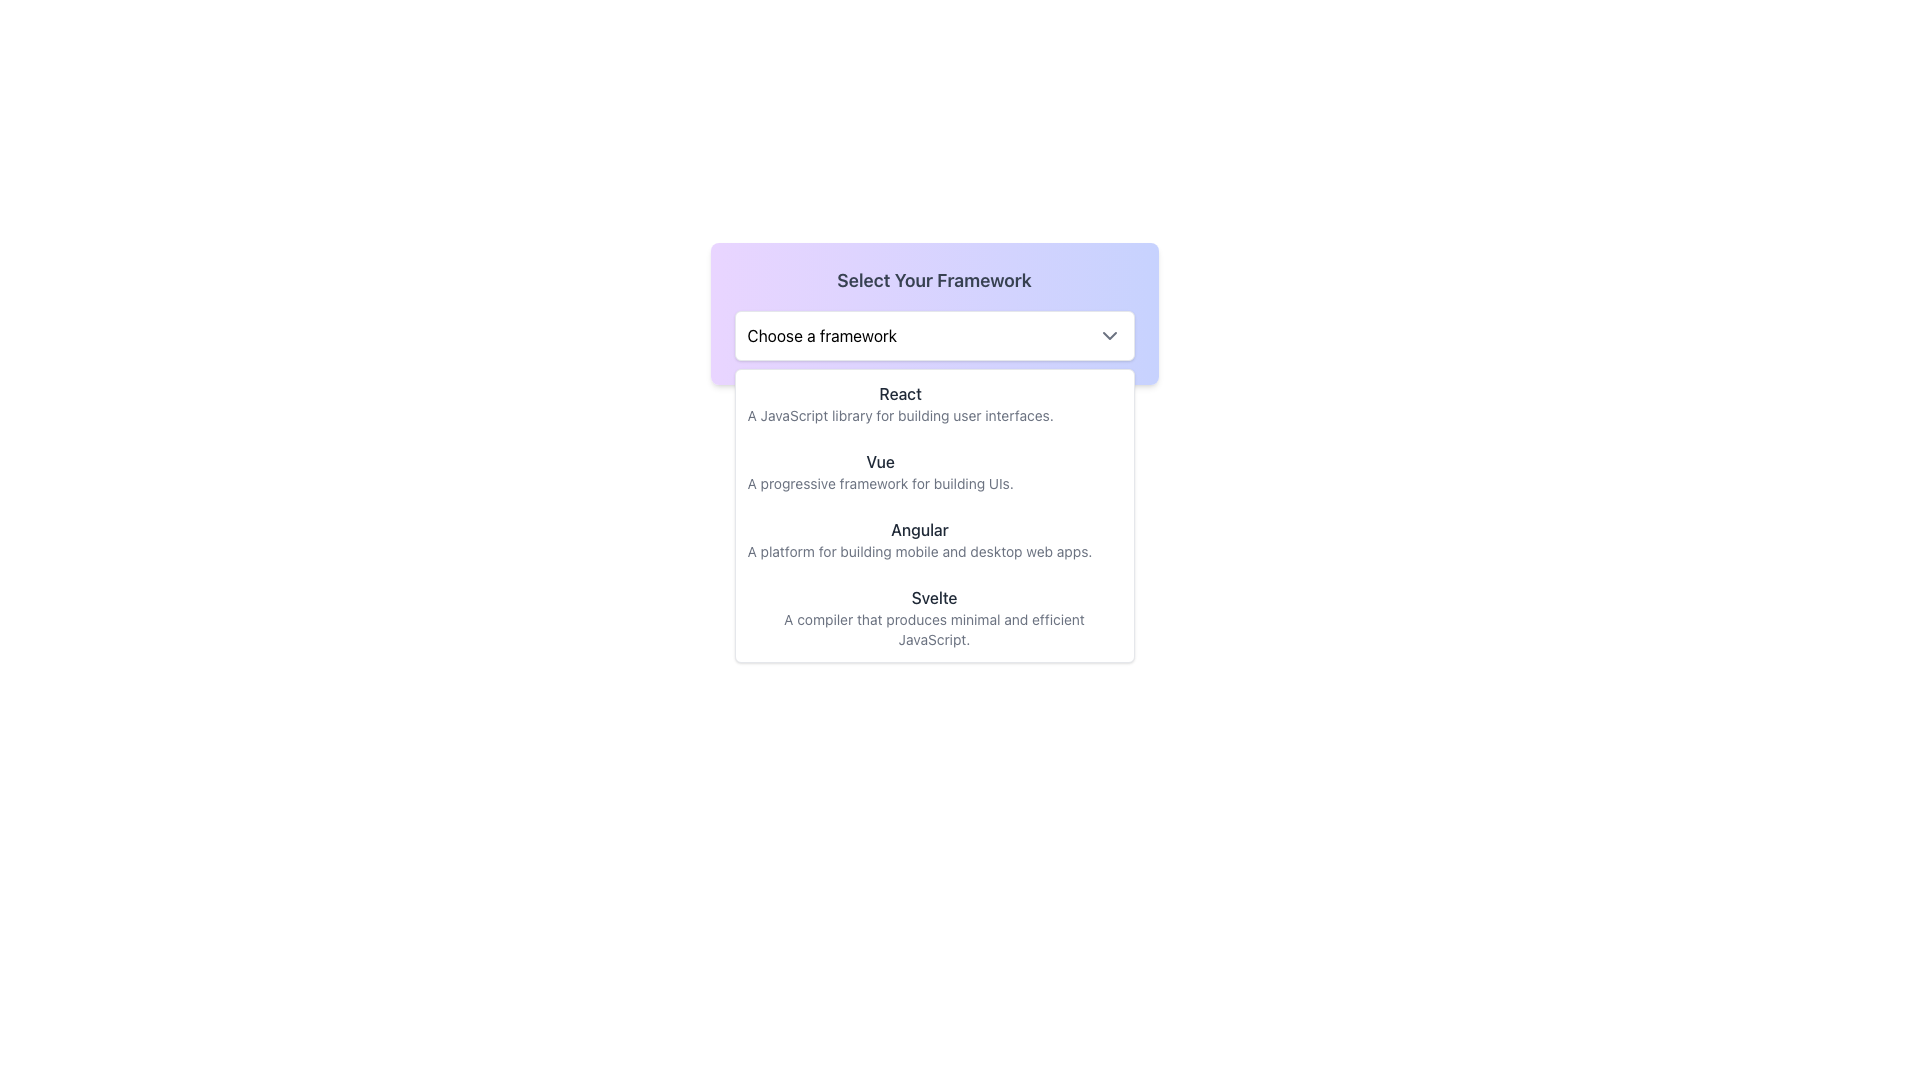  I want to click on the text 'React' in bold within the dropdown menu, so click(899, 404).